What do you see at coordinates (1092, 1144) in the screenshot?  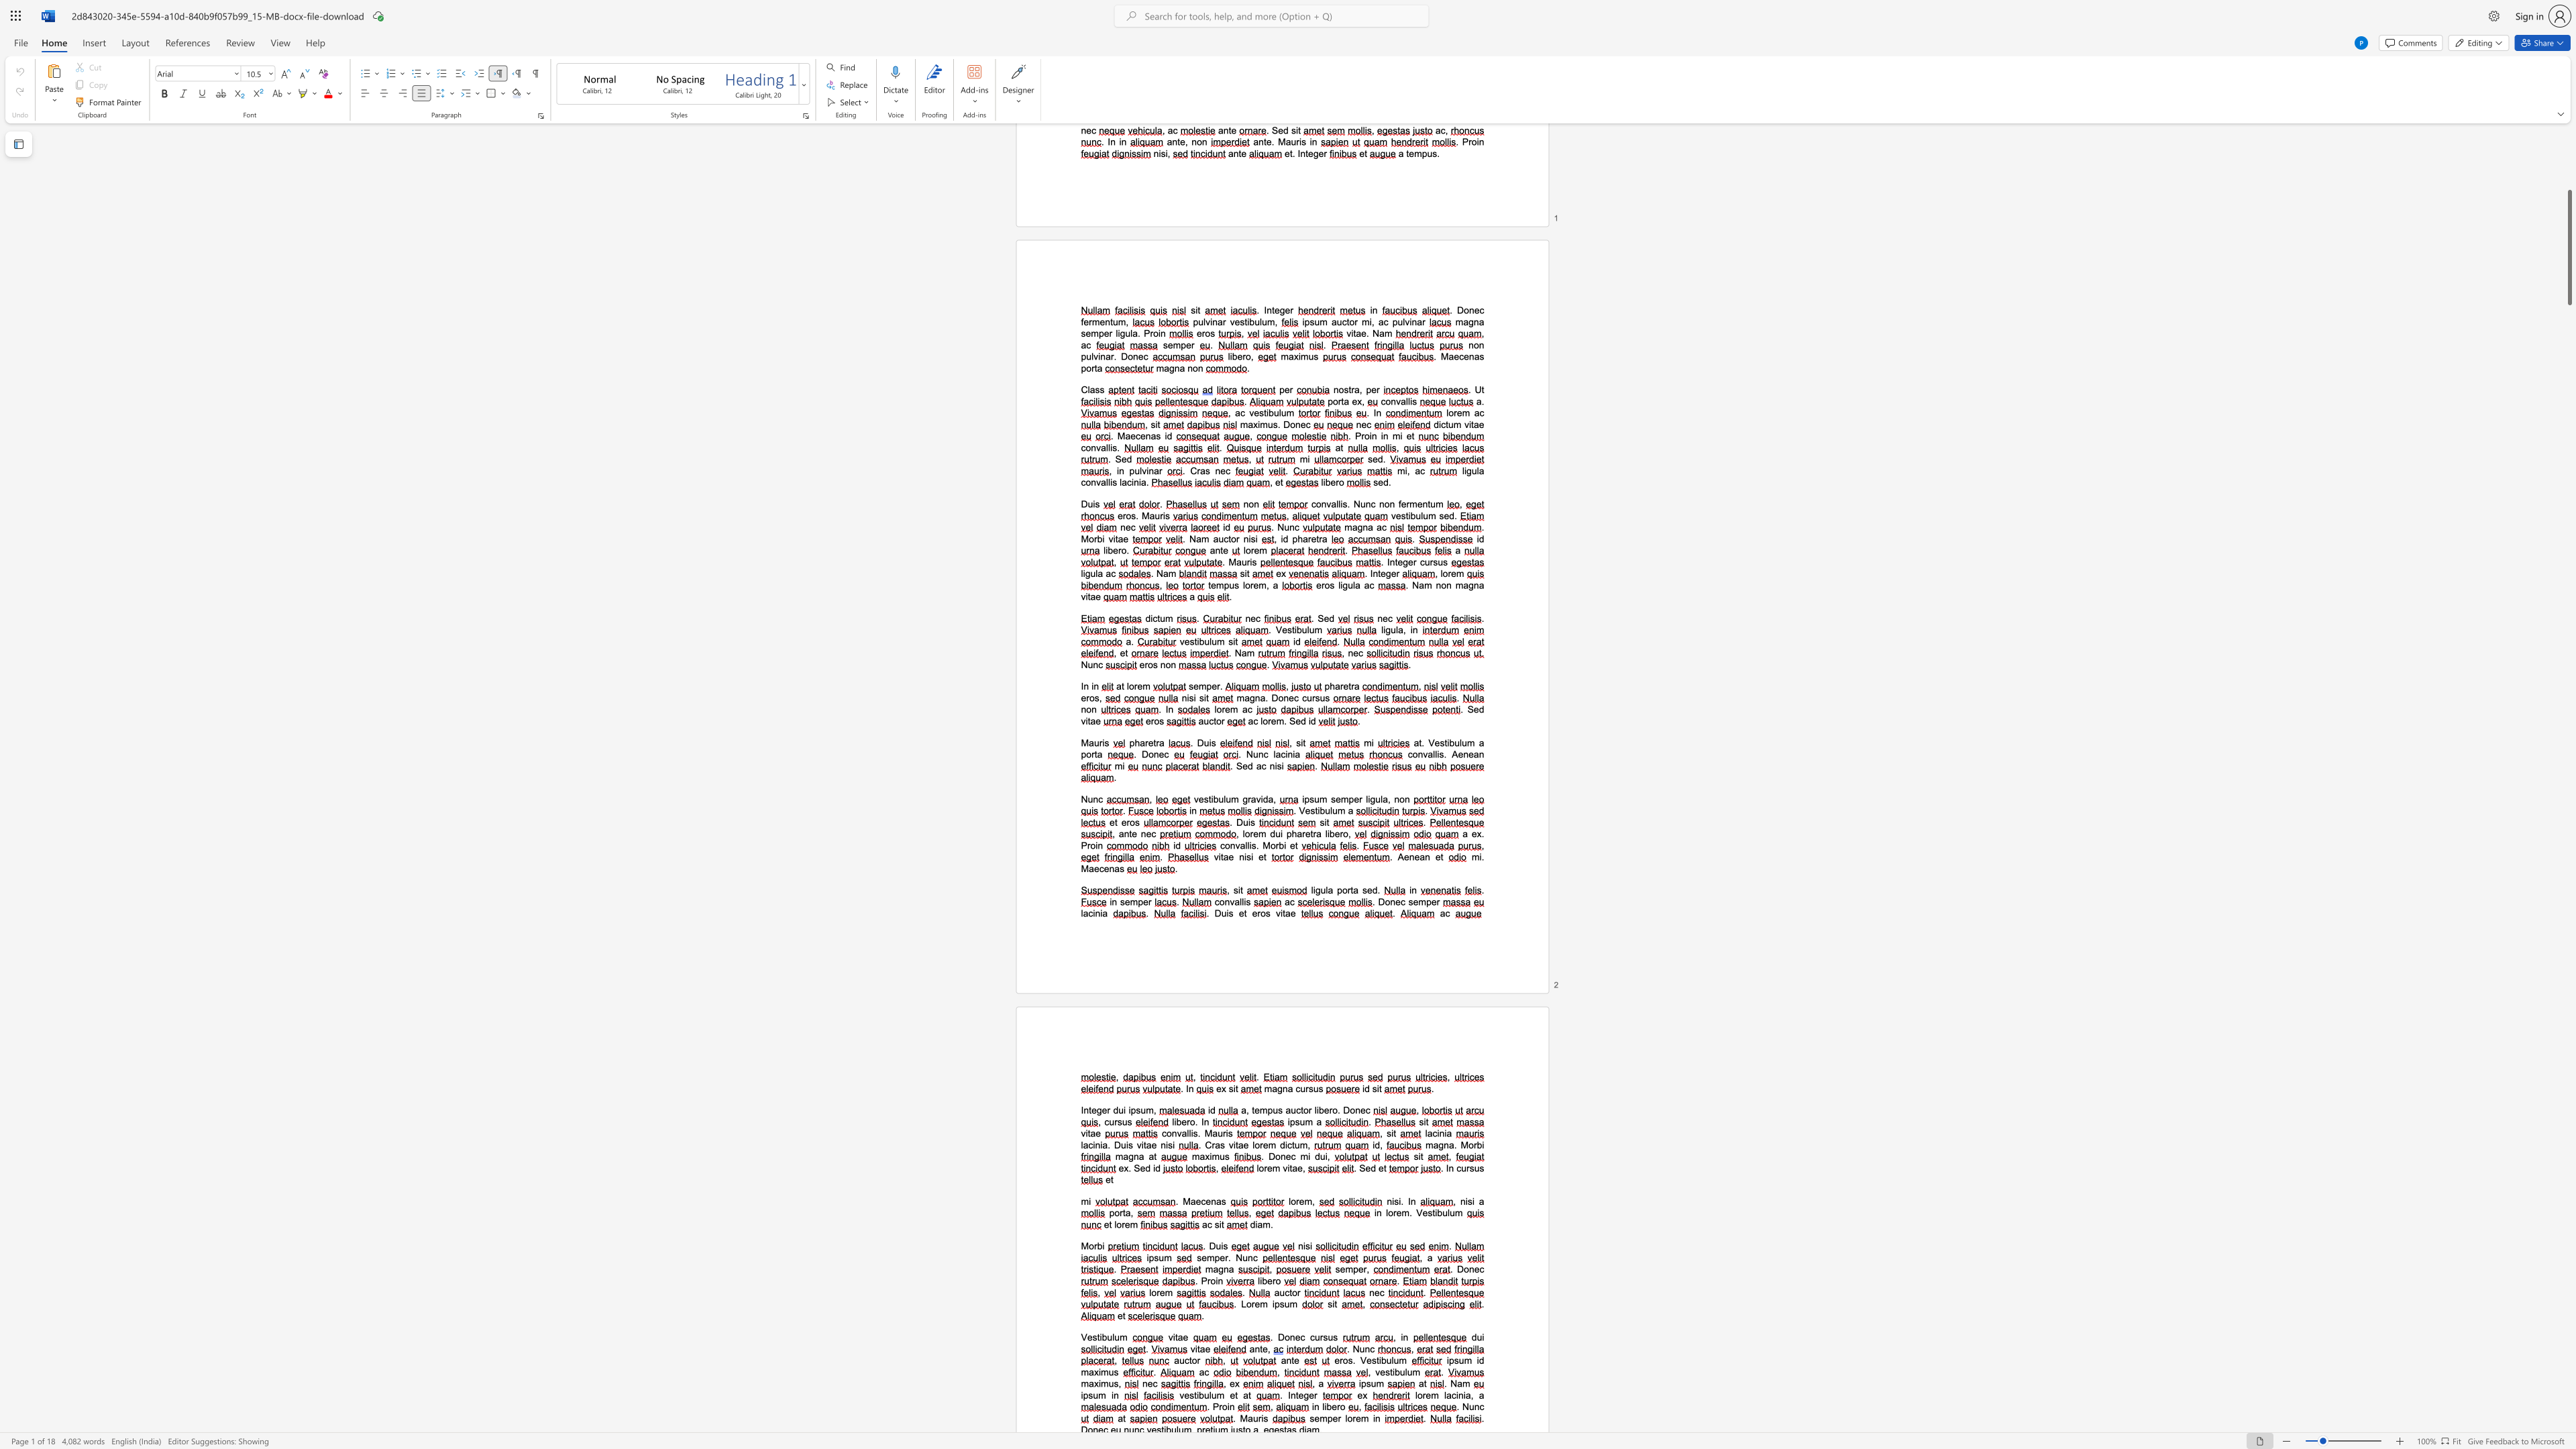 I see `the space between the continuous character "c" and "i" in the text` at bounding box center [1092, 1144].